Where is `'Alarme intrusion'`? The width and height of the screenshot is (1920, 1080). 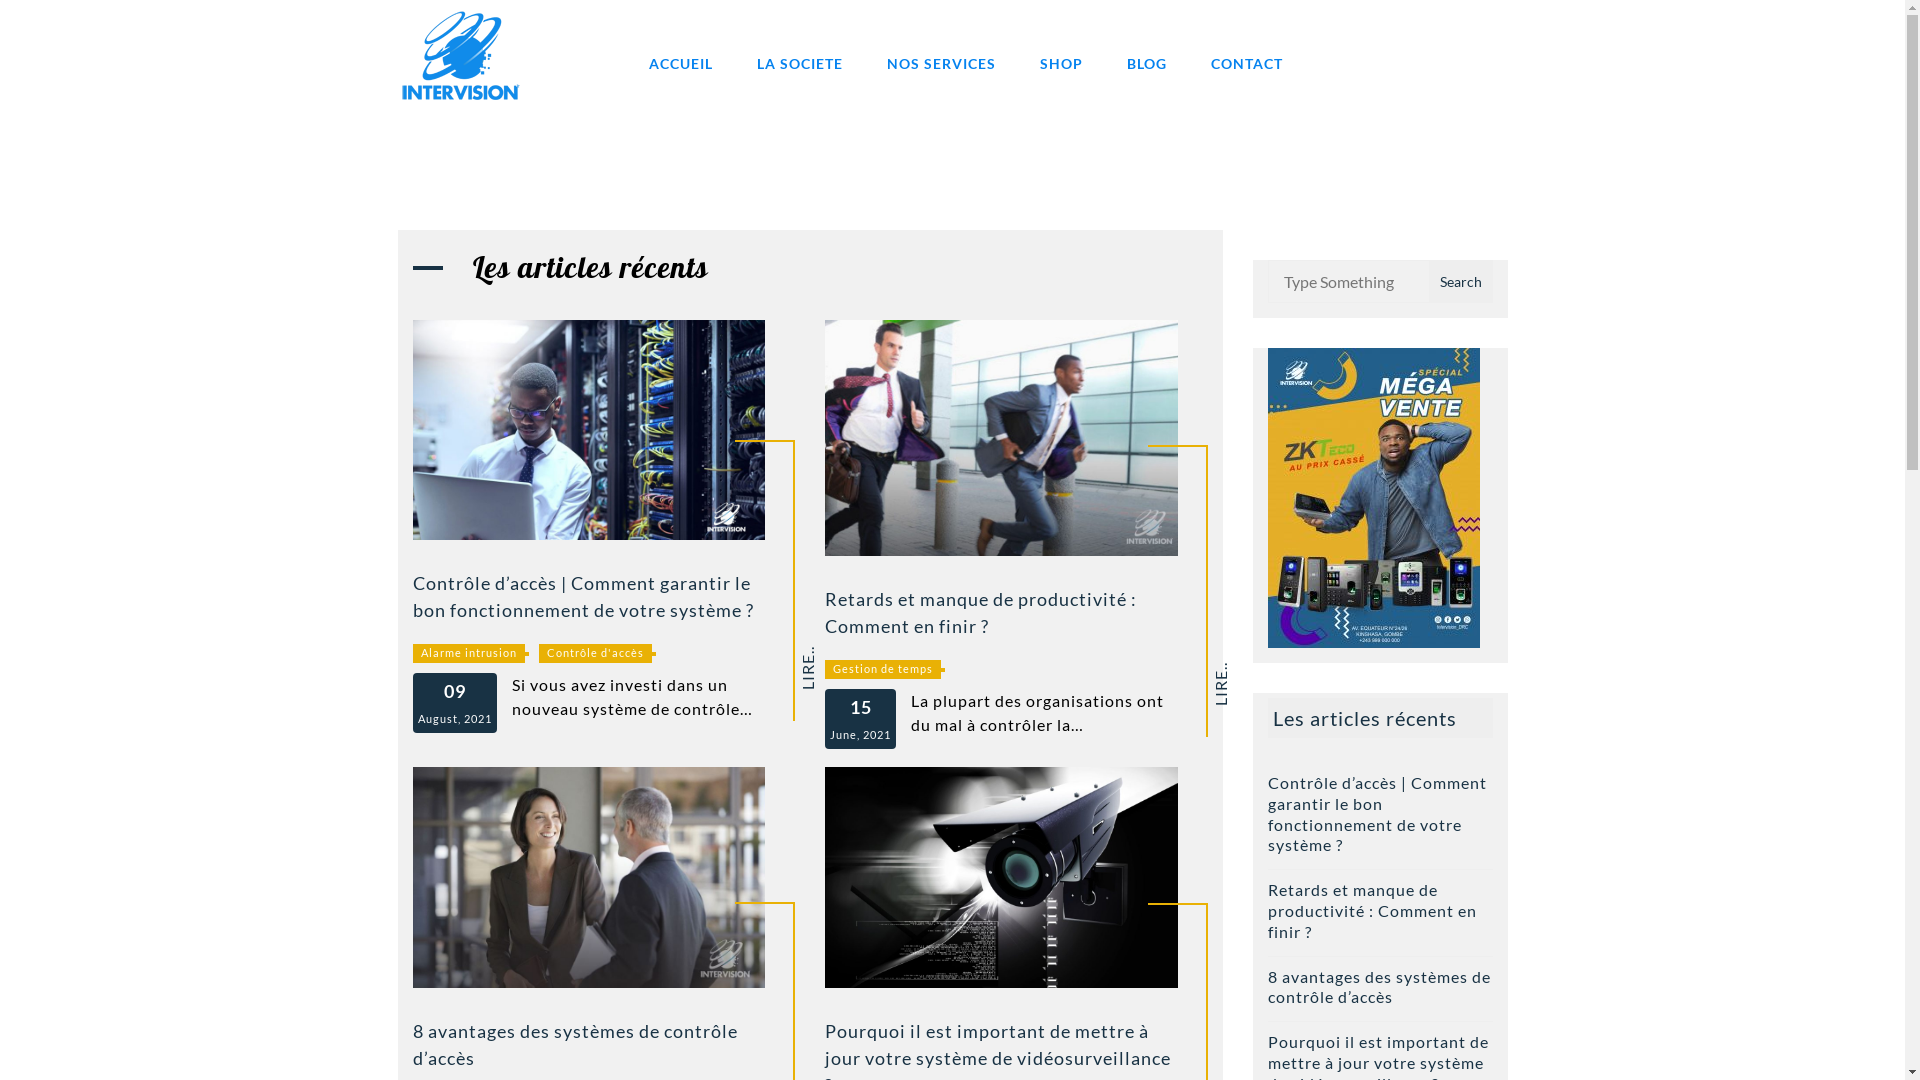 'Alarme intrusion' is located at coordinates (466, 653).